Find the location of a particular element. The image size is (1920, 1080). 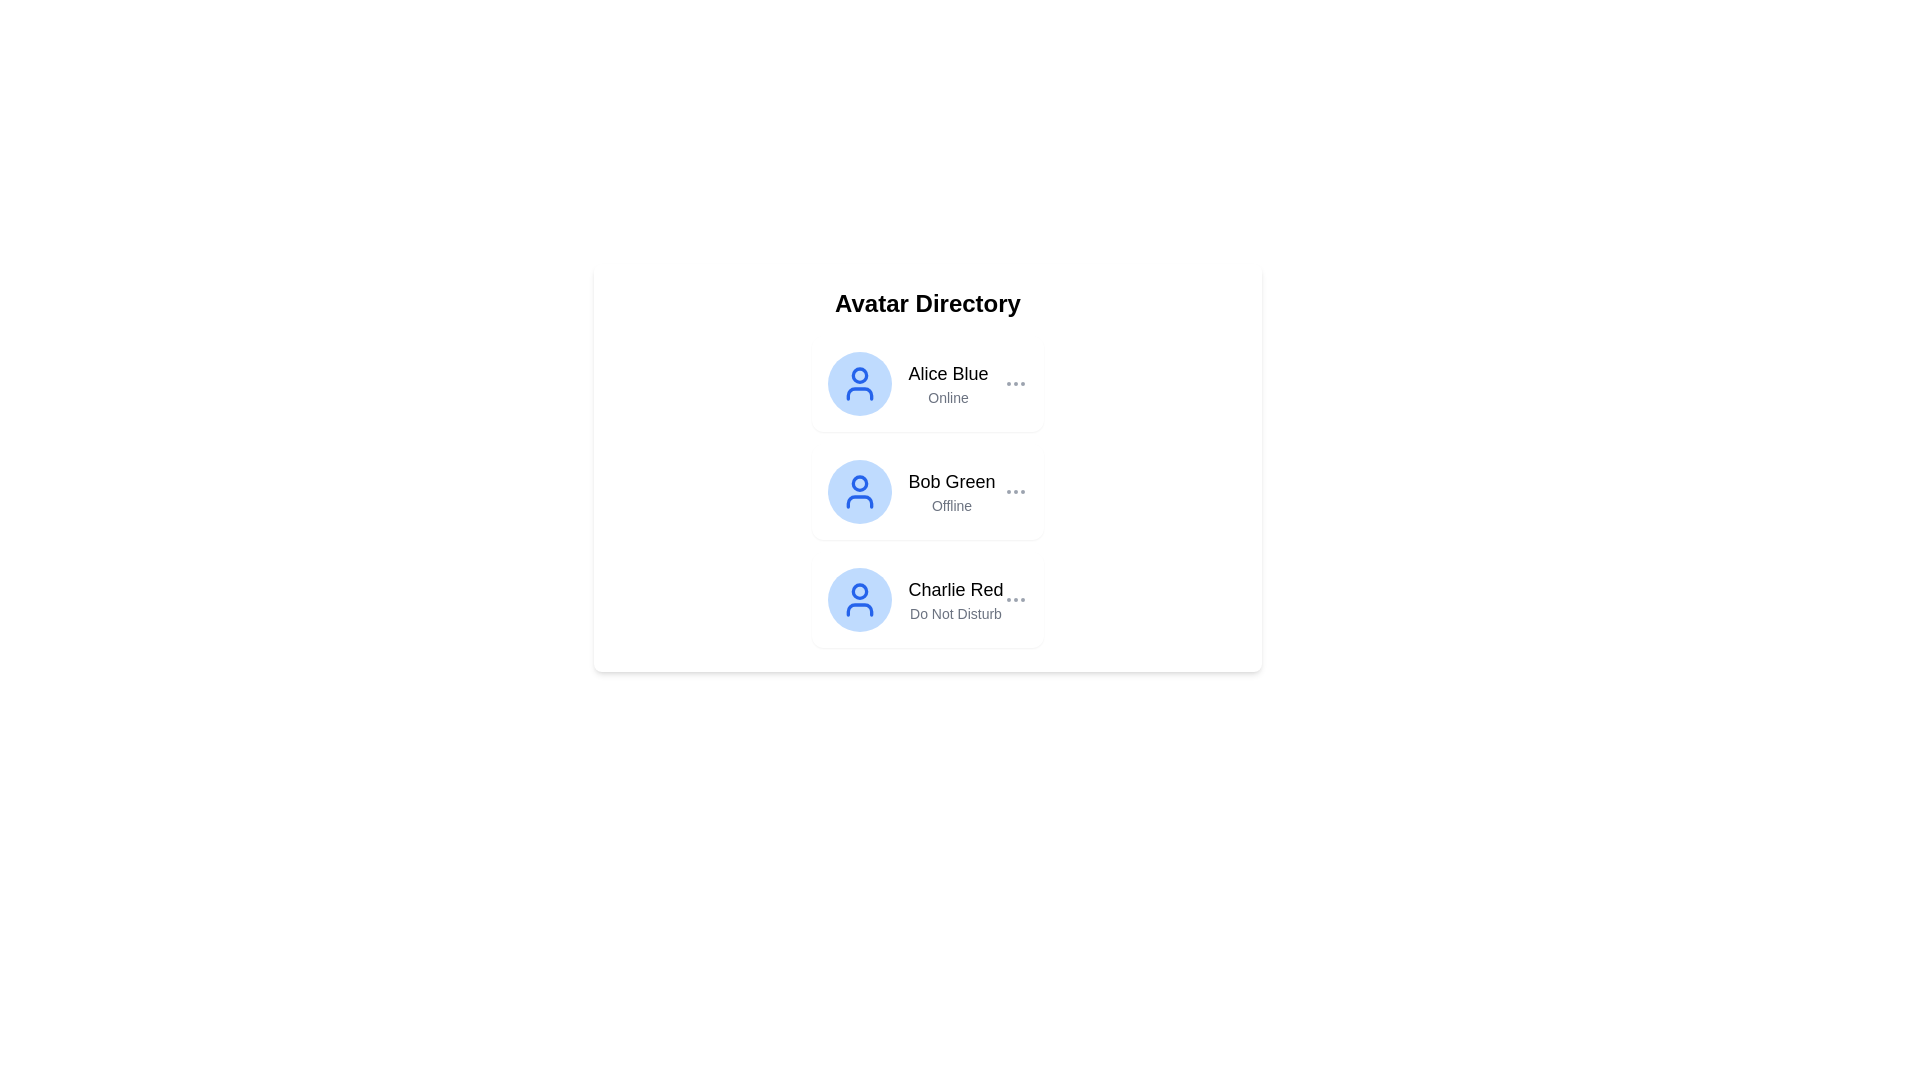

the circular decorative element representing the head portion of the user icon for 'Bob Green' in the list is located at coordinates (860, 483).